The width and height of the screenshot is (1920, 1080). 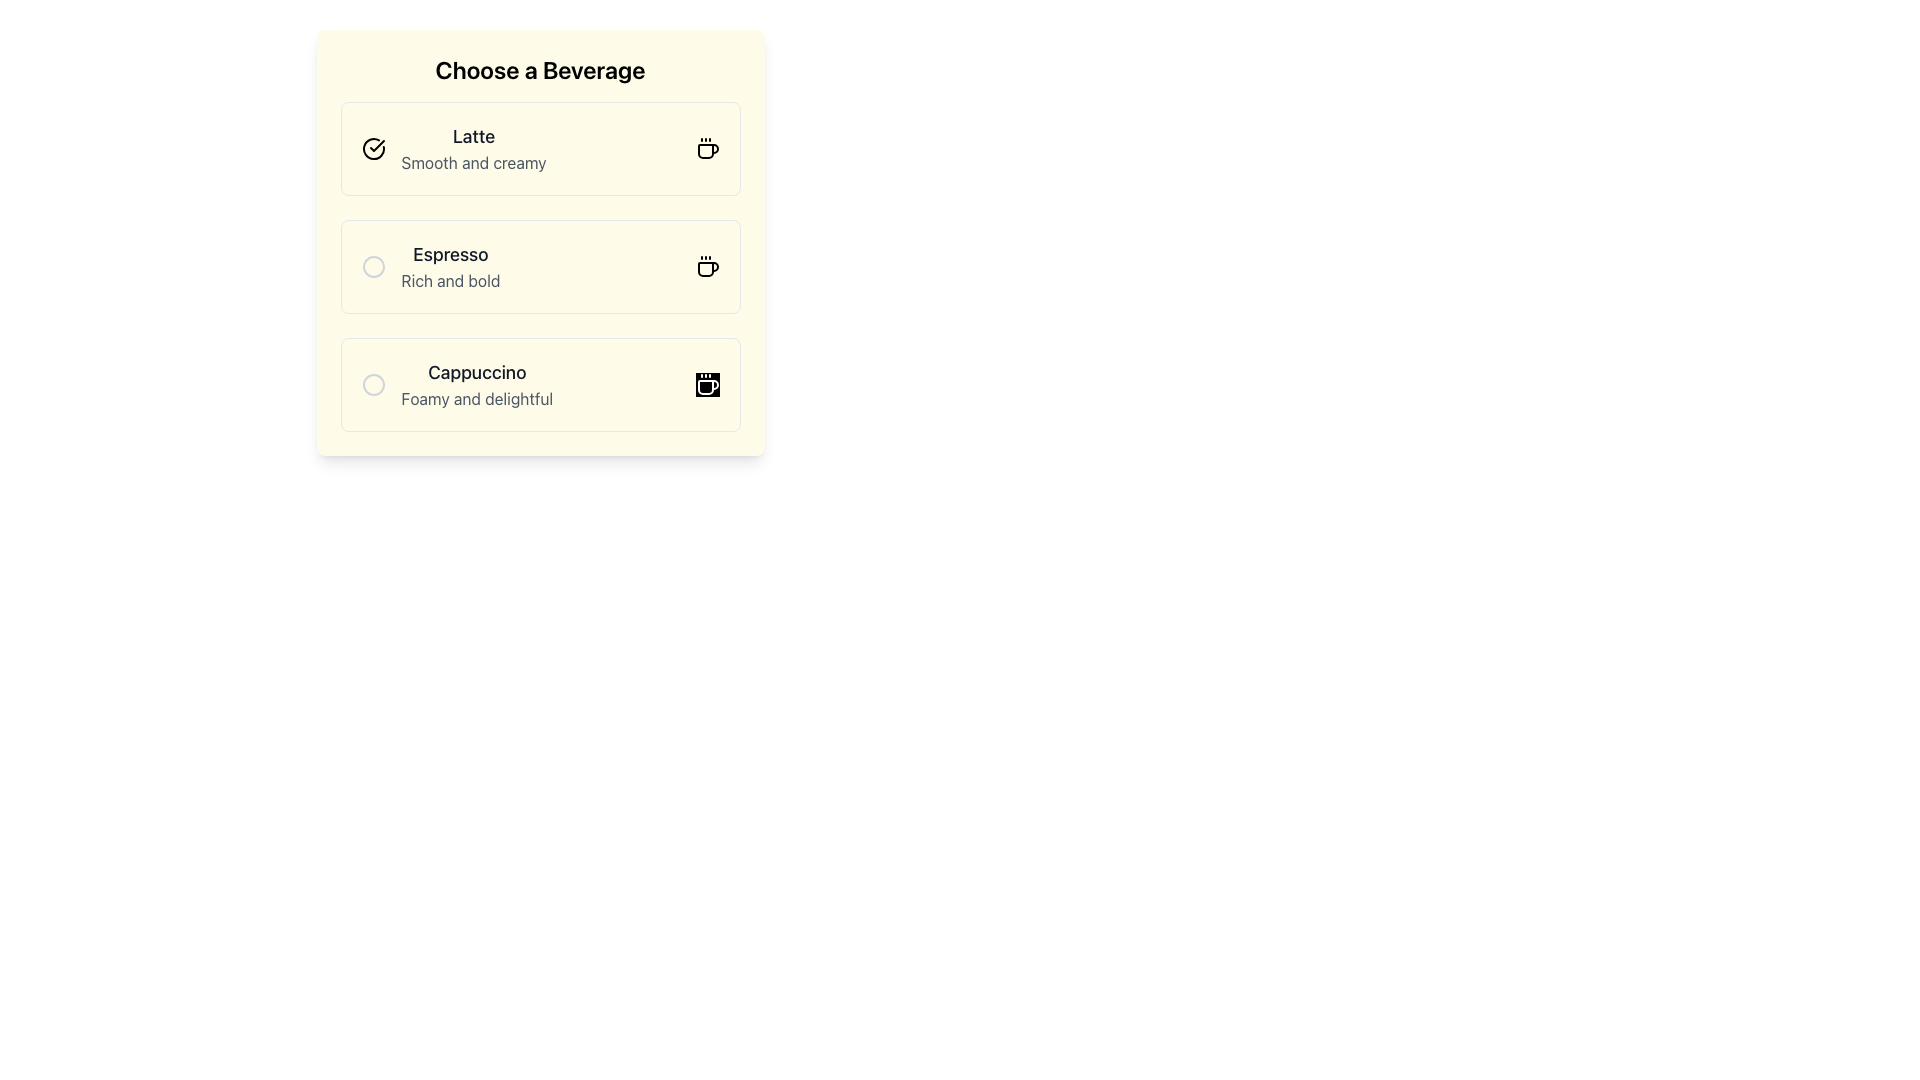 What do you see at coordinates (450, 253) in the screenshot?
I see `the 'Espresso' option title in the beverage selection menu, which is located in the center-left portion of the list and is situated below the 'Latte' title and above the 'Cappuccino' title` at bounding box center [450, 253].